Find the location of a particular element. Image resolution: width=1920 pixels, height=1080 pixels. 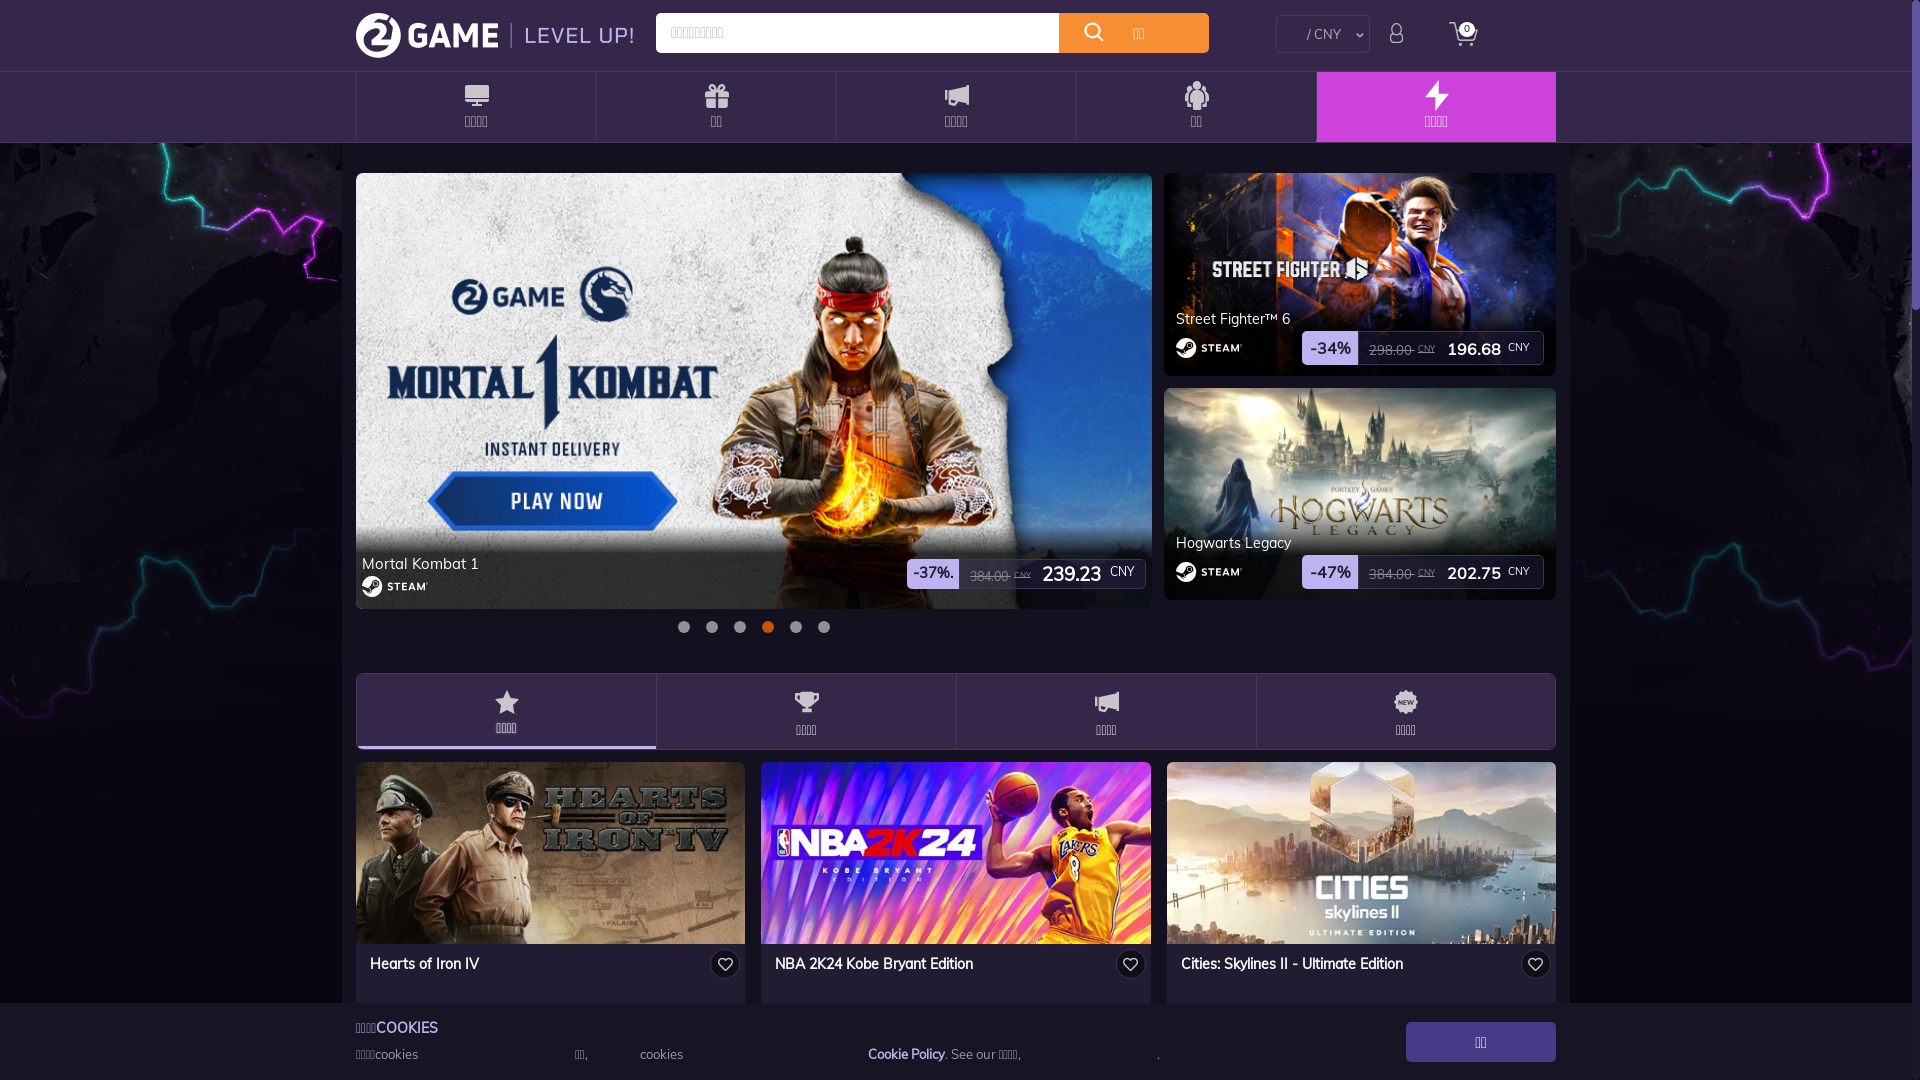

'0' is located at coordinates (677, 626).